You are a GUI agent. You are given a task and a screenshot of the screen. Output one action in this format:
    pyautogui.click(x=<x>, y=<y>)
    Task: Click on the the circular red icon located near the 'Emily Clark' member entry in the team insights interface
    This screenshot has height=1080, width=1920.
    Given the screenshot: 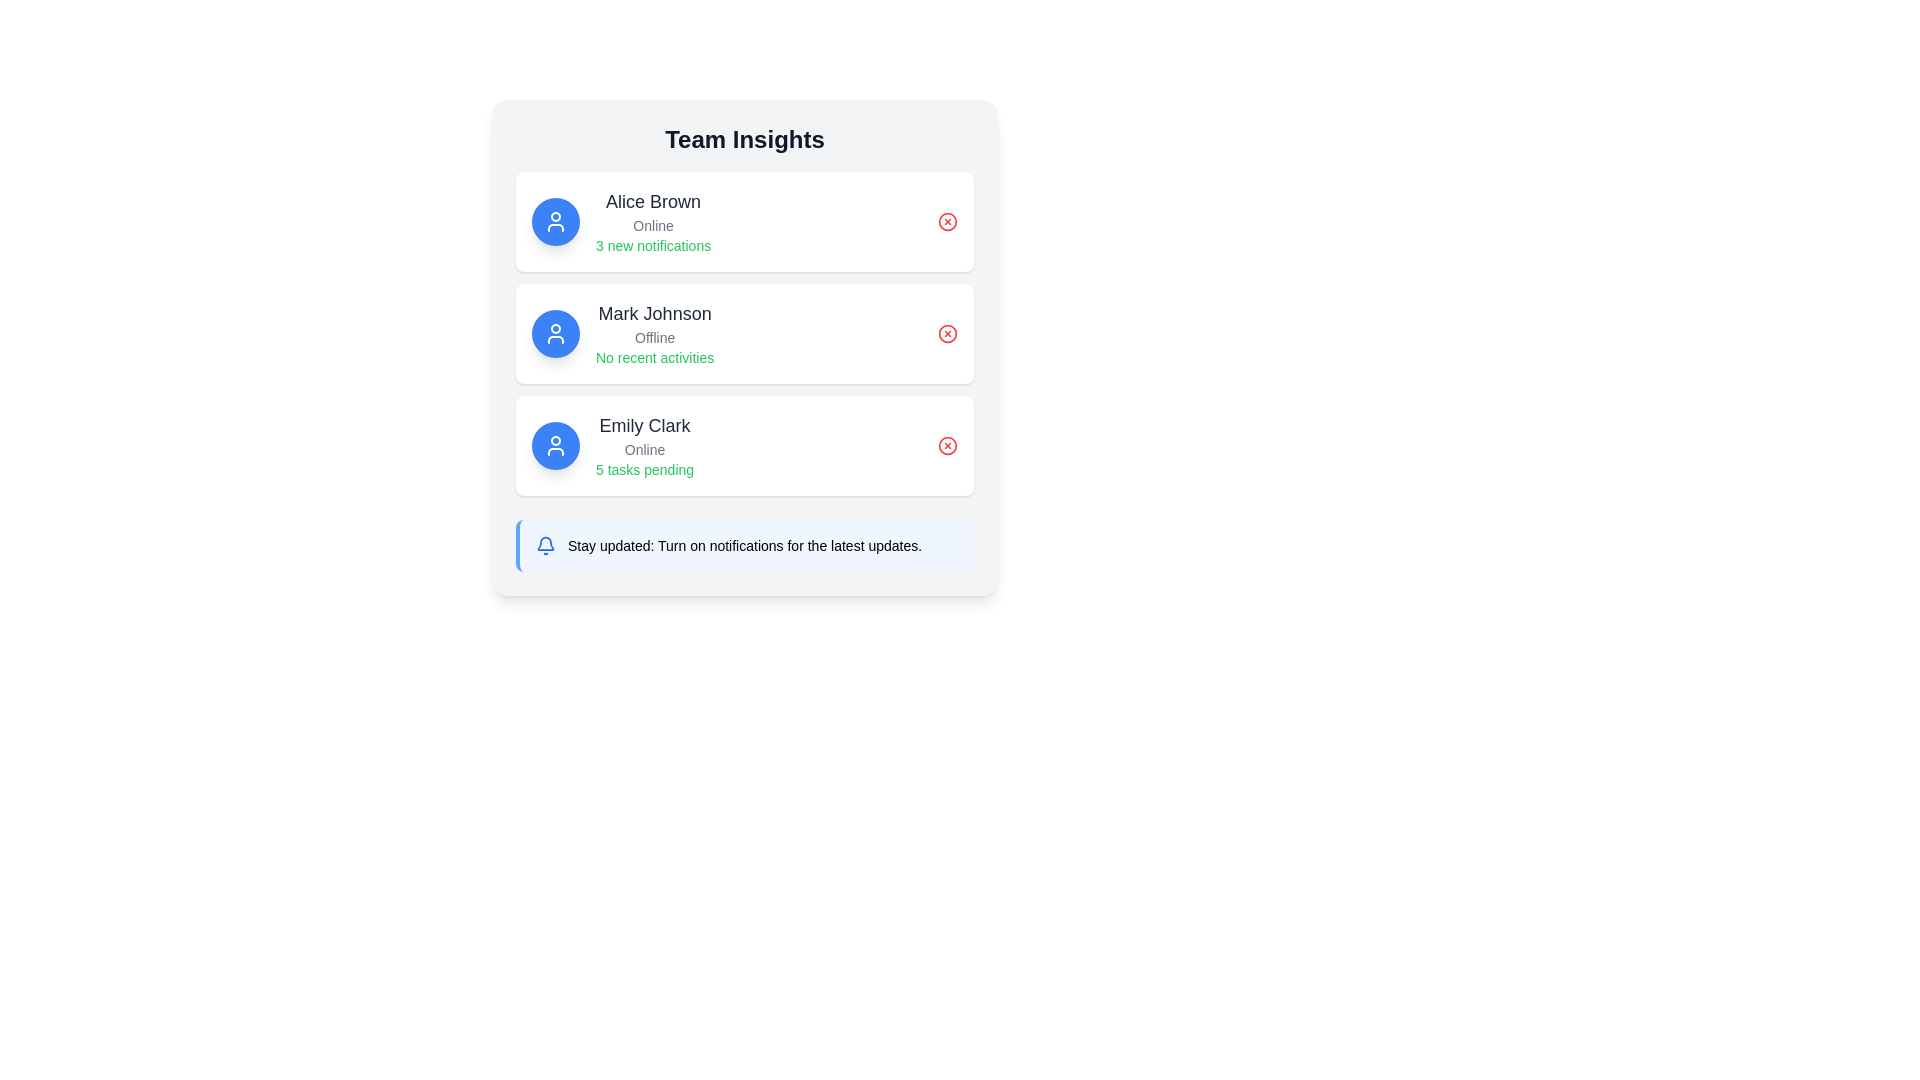 What is the action you would take?
    pyautogui.click(x=947, y=445)
    